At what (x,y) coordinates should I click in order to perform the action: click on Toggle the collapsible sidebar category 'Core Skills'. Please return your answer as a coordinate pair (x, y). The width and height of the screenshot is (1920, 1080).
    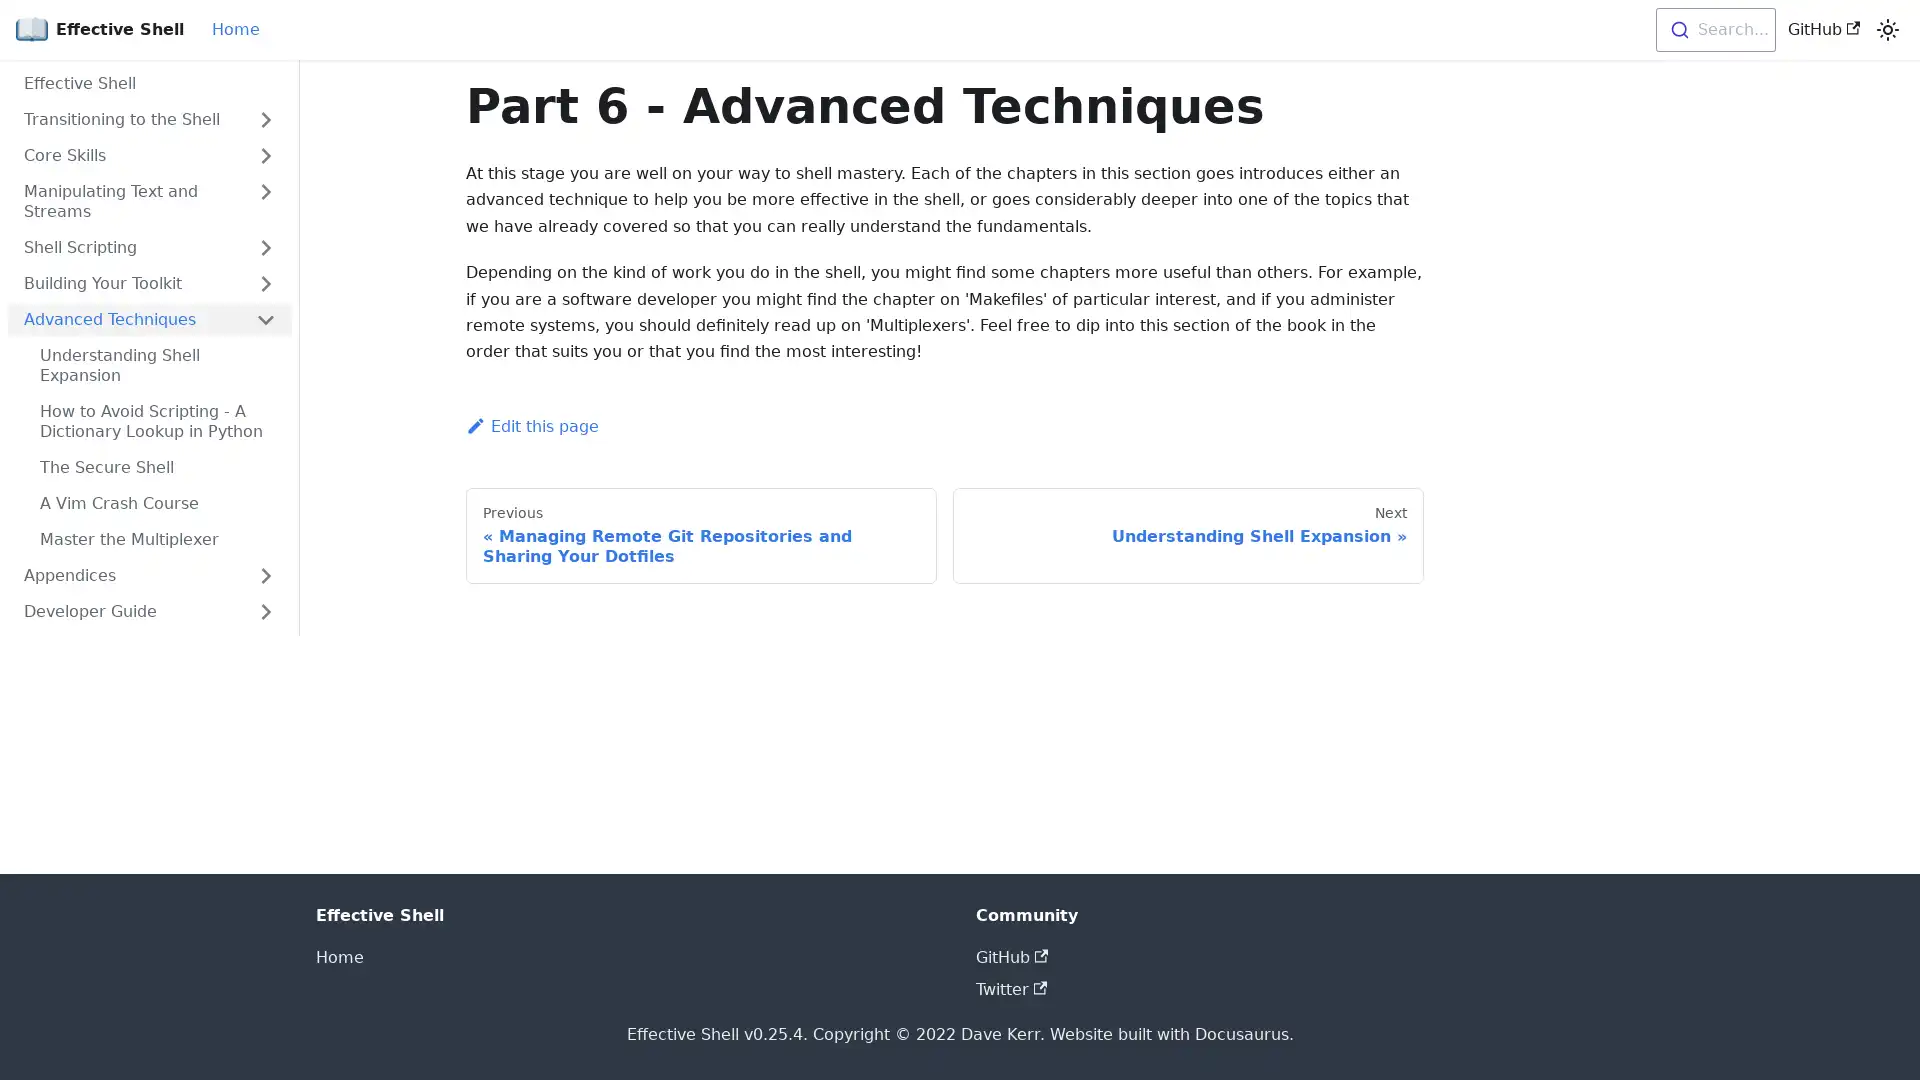
    Looking at the image, I should click on (264, 154).